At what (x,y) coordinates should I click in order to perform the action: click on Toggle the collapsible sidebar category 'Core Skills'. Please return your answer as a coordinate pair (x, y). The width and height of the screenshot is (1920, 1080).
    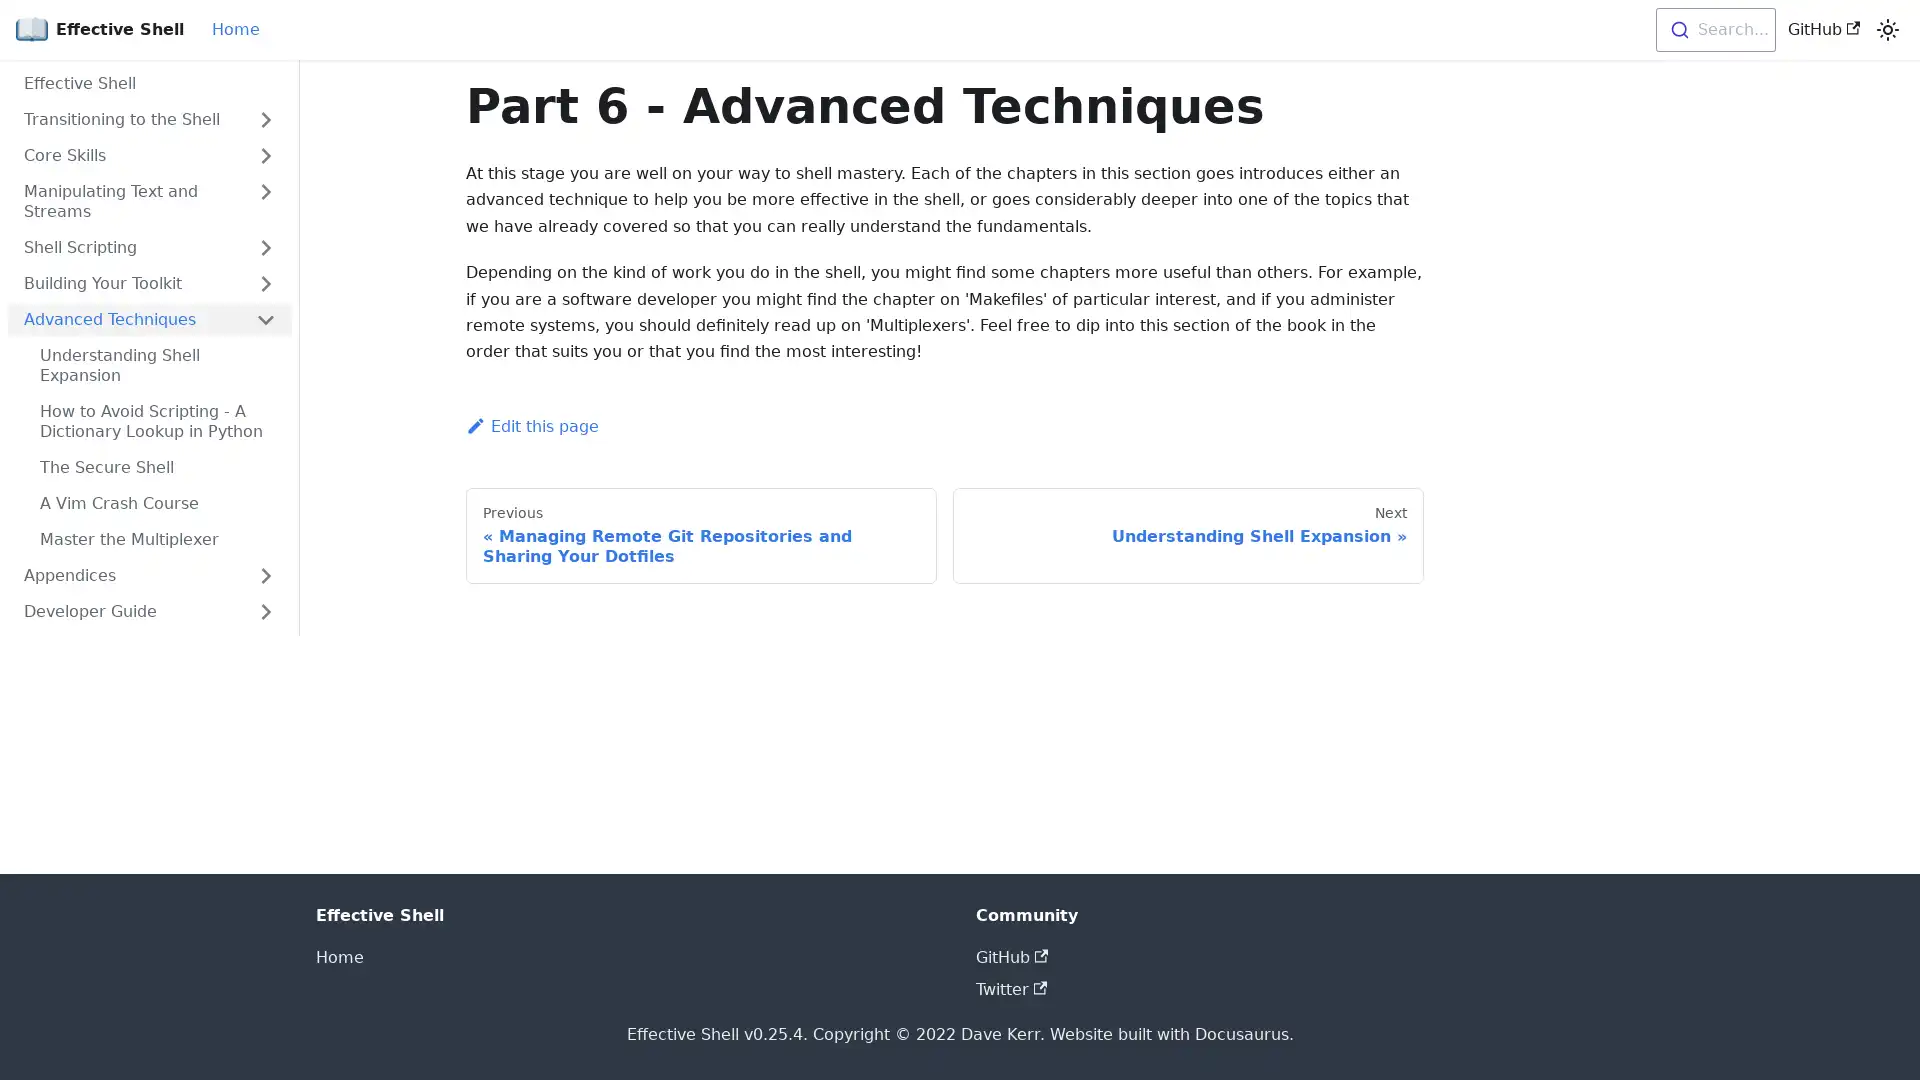
    Looking at the image, I should click on (264, 154).